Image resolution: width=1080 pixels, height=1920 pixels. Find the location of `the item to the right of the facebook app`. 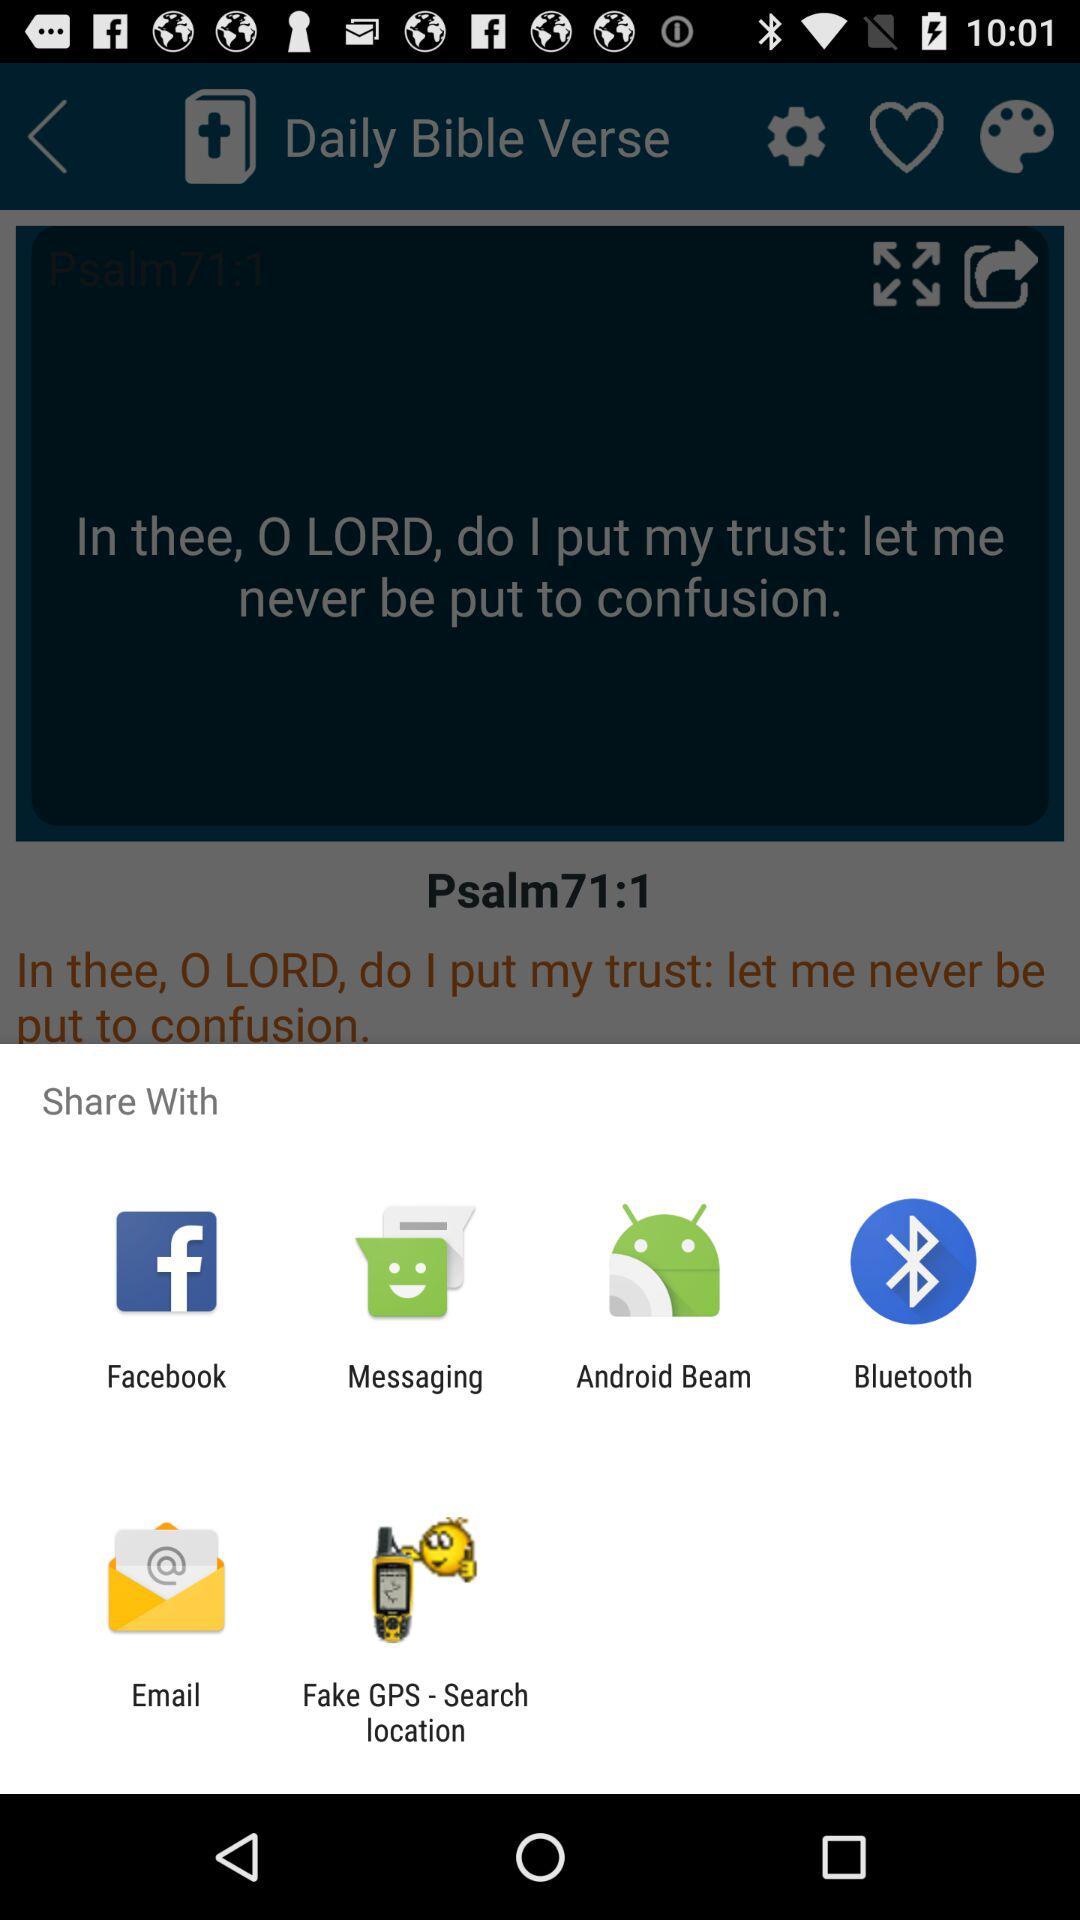

the item to the right of the facebook app is located at coordinates (414, 1392).